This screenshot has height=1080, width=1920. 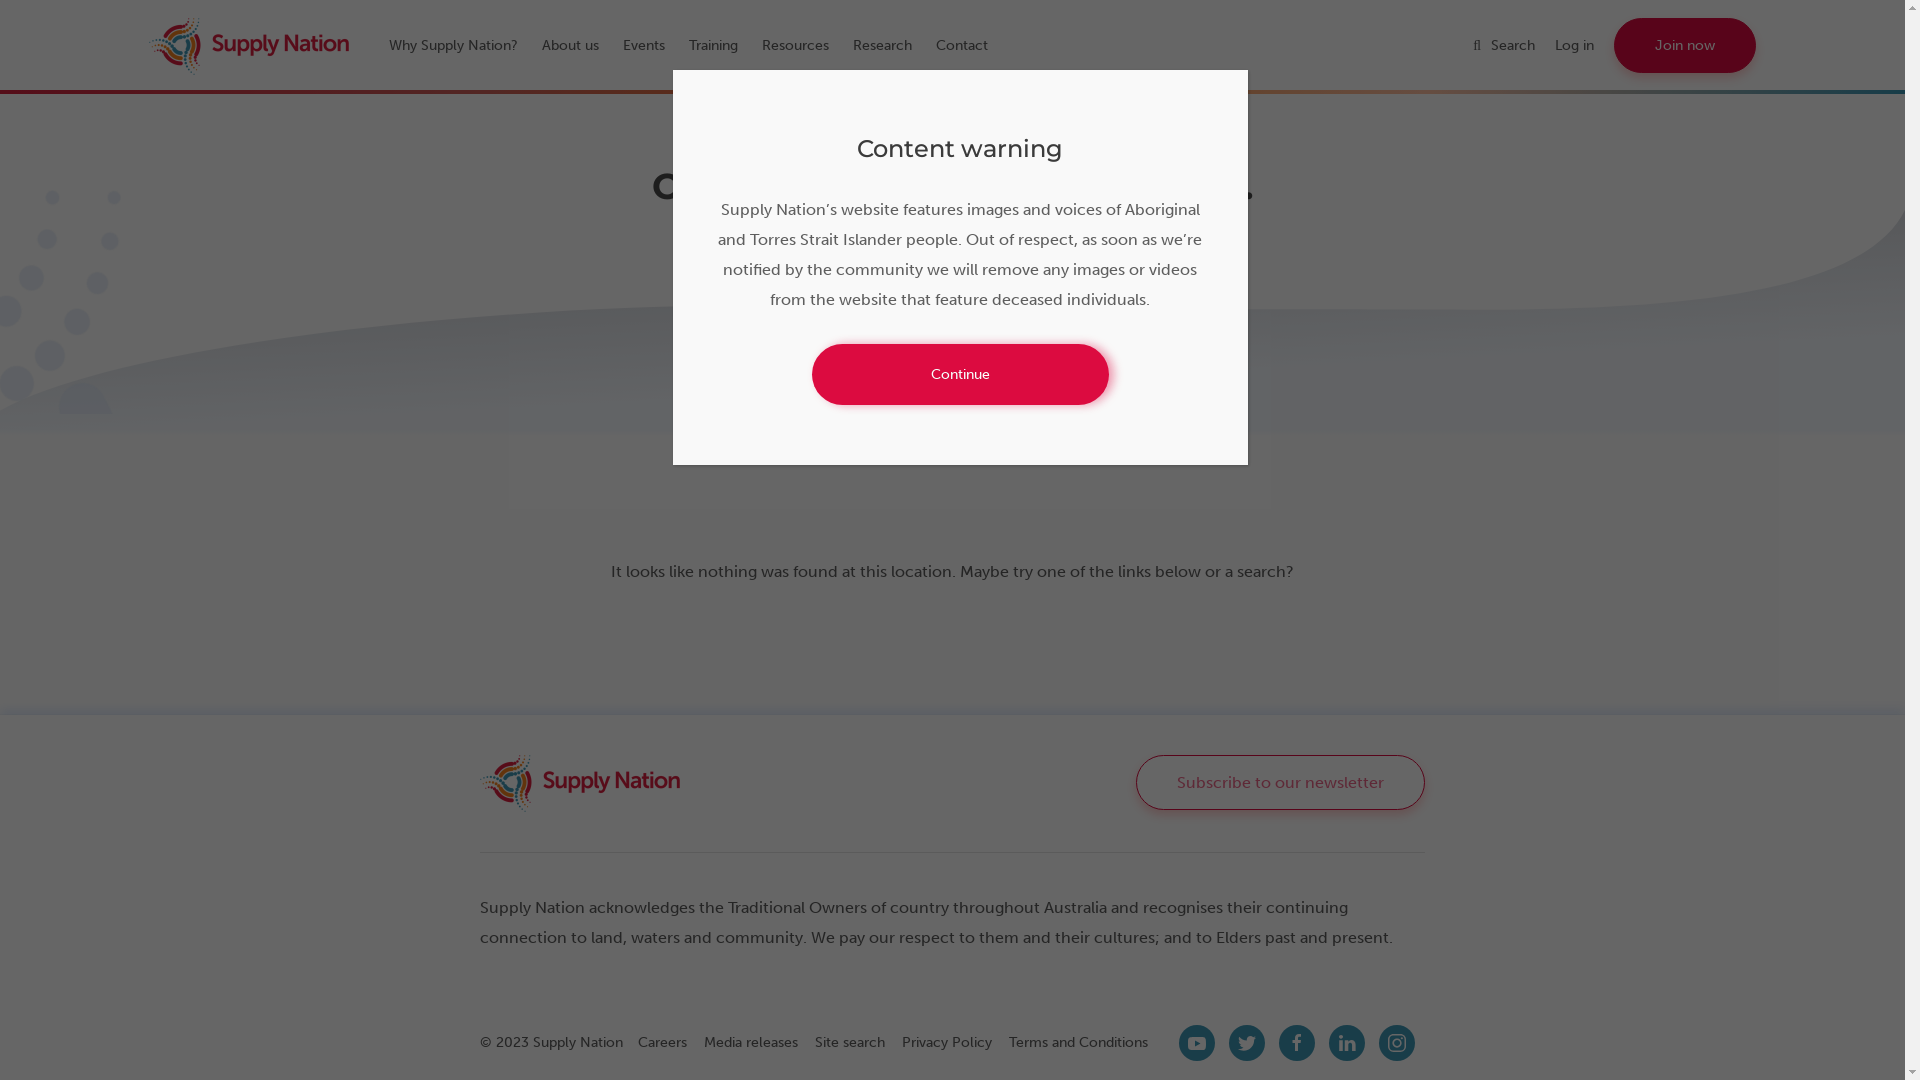 What do you see at coordinates (1296, 1041) in the screenshot?
I see `'Supply Nation on Facebook'` at bounding box center [1296, 1041].